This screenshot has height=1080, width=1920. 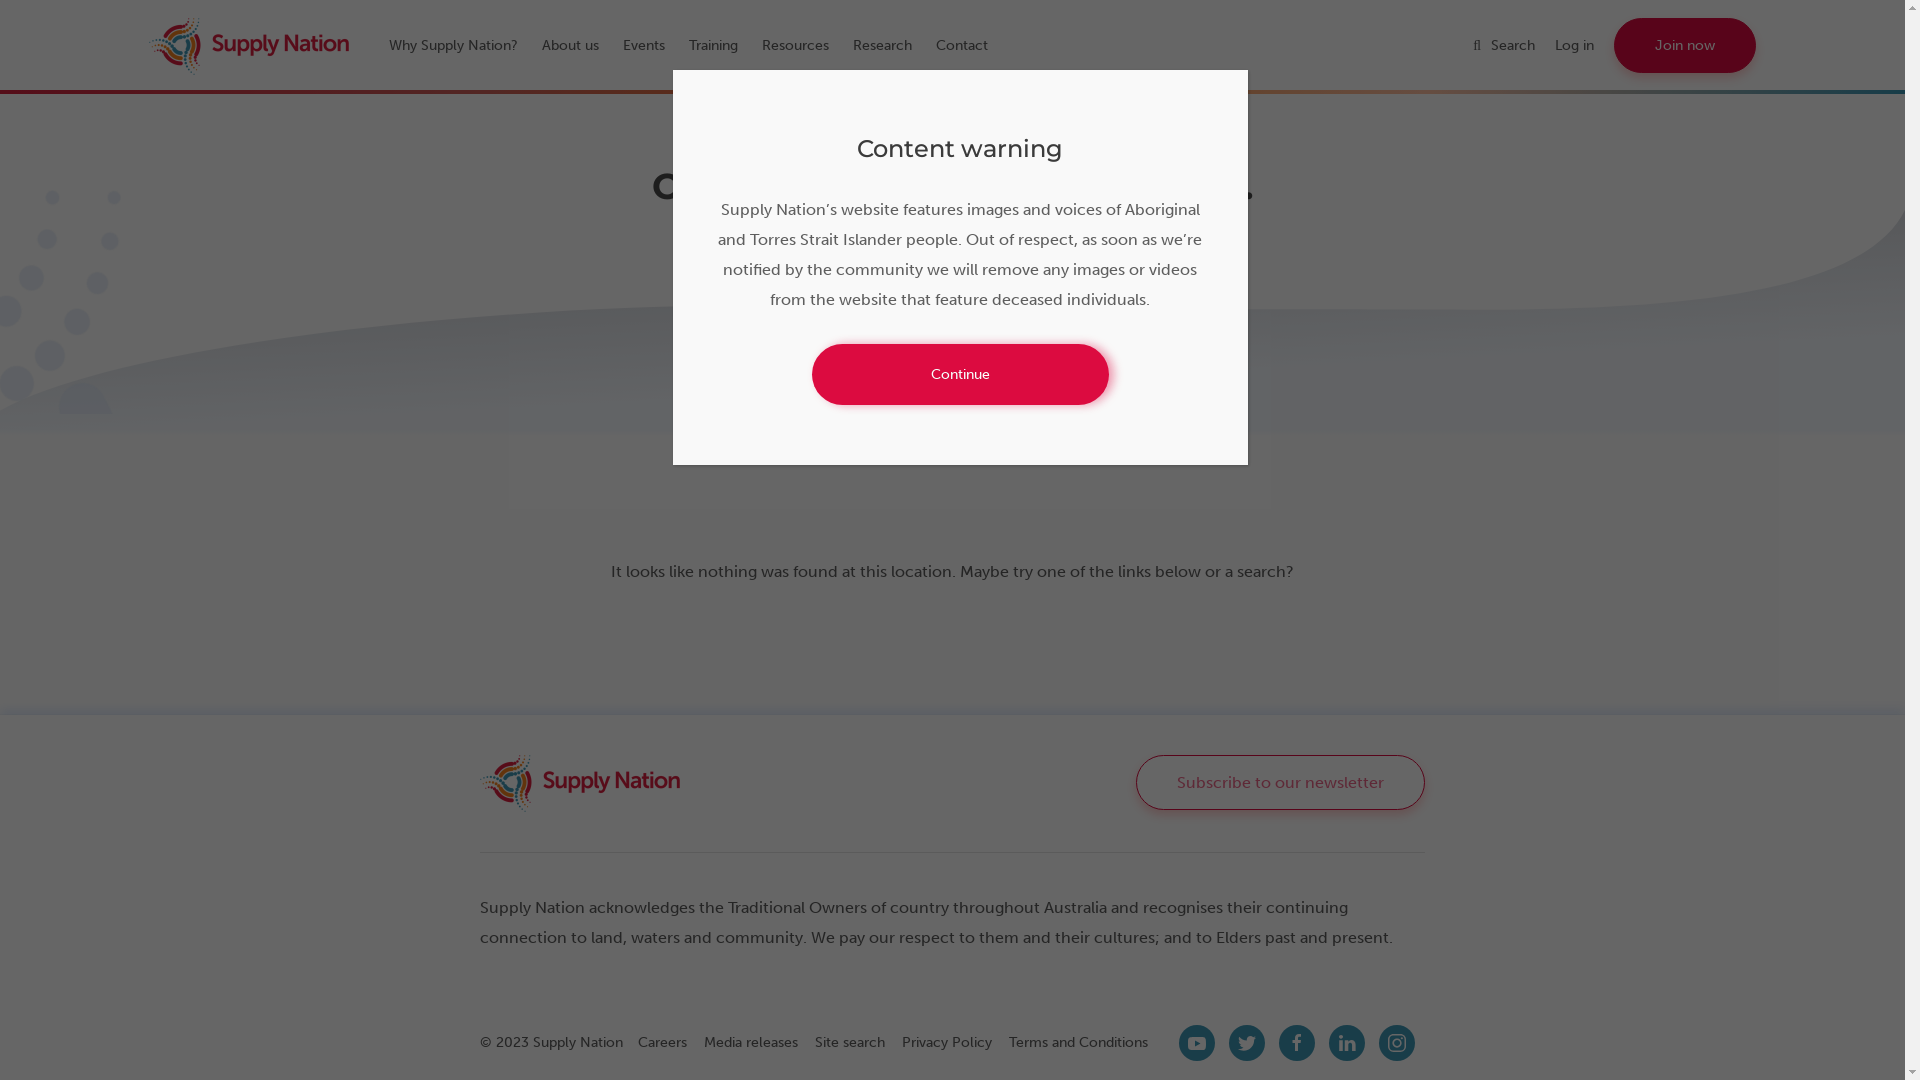 What do you see at coordinates (1296, 1041) in the screenshot?
I see `'Supply Nation on Facebook'` at bounding box center [1296, 1041].